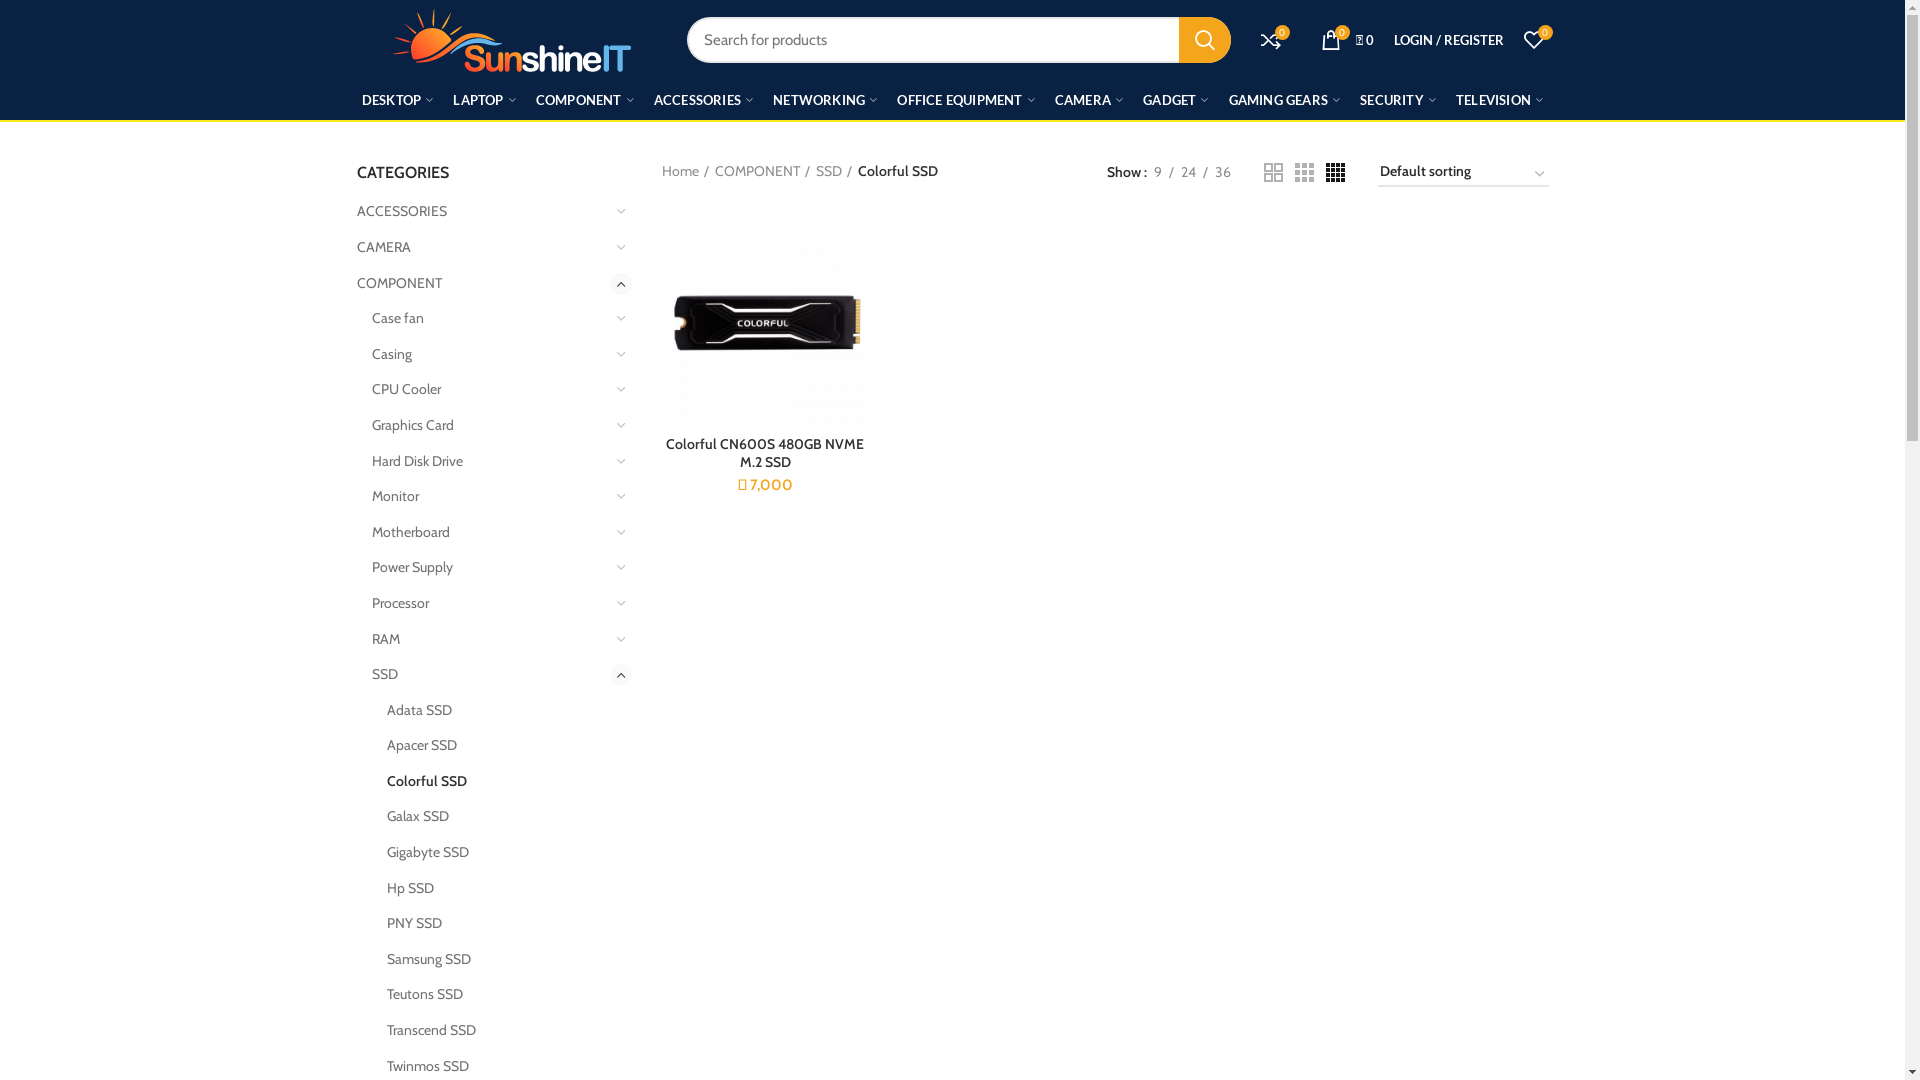 This screenshot has height=1080, width=1920. What do you see at coordinates (398, 100) in the screenshot?
I see `'DESKTOP'` at bounding box center [398, 100].